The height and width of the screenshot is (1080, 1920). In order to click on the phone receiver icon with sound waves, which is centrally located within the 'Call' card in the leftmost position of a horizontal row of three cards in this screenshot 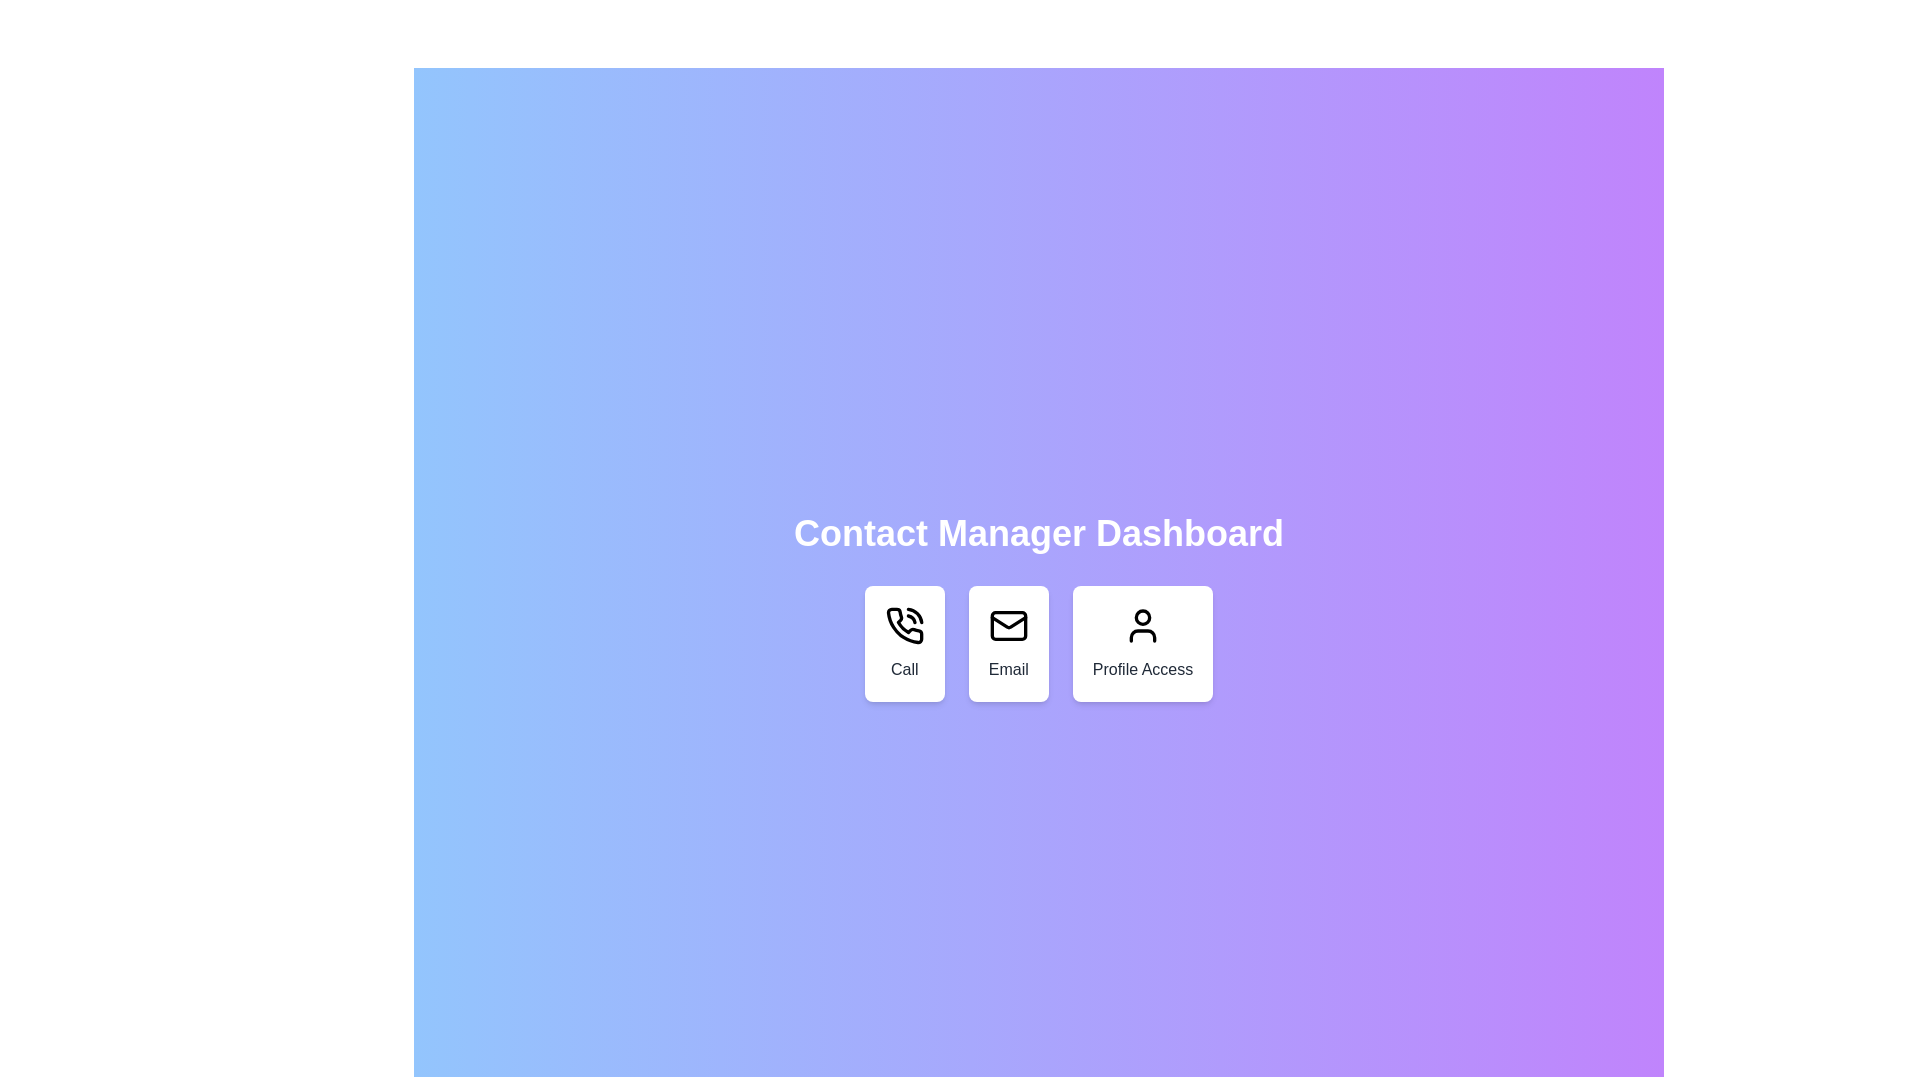, I will do `click(903, 624)`.